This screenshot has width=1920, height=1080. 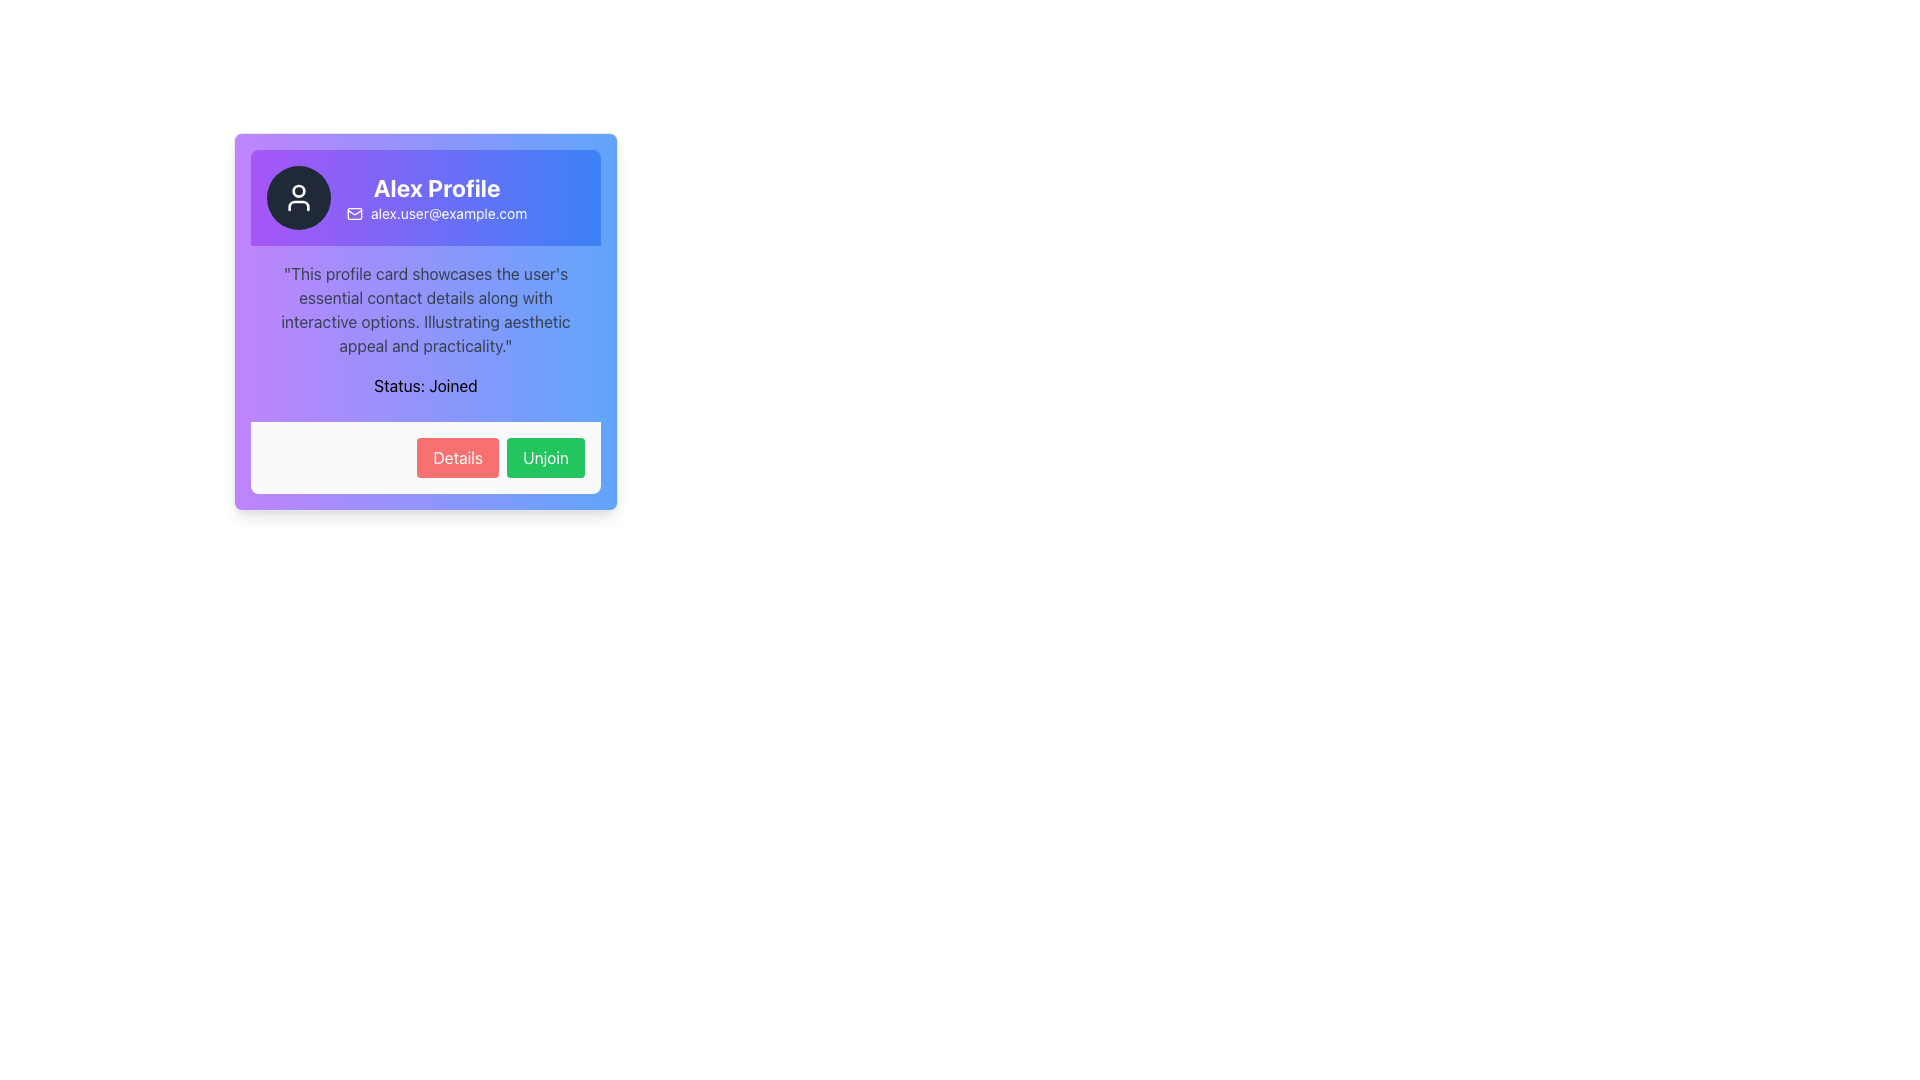 I want to click on the email icon located to the left of the email address 'alex.user@example.com' in the profile card interface, so click(x=355, y=213).